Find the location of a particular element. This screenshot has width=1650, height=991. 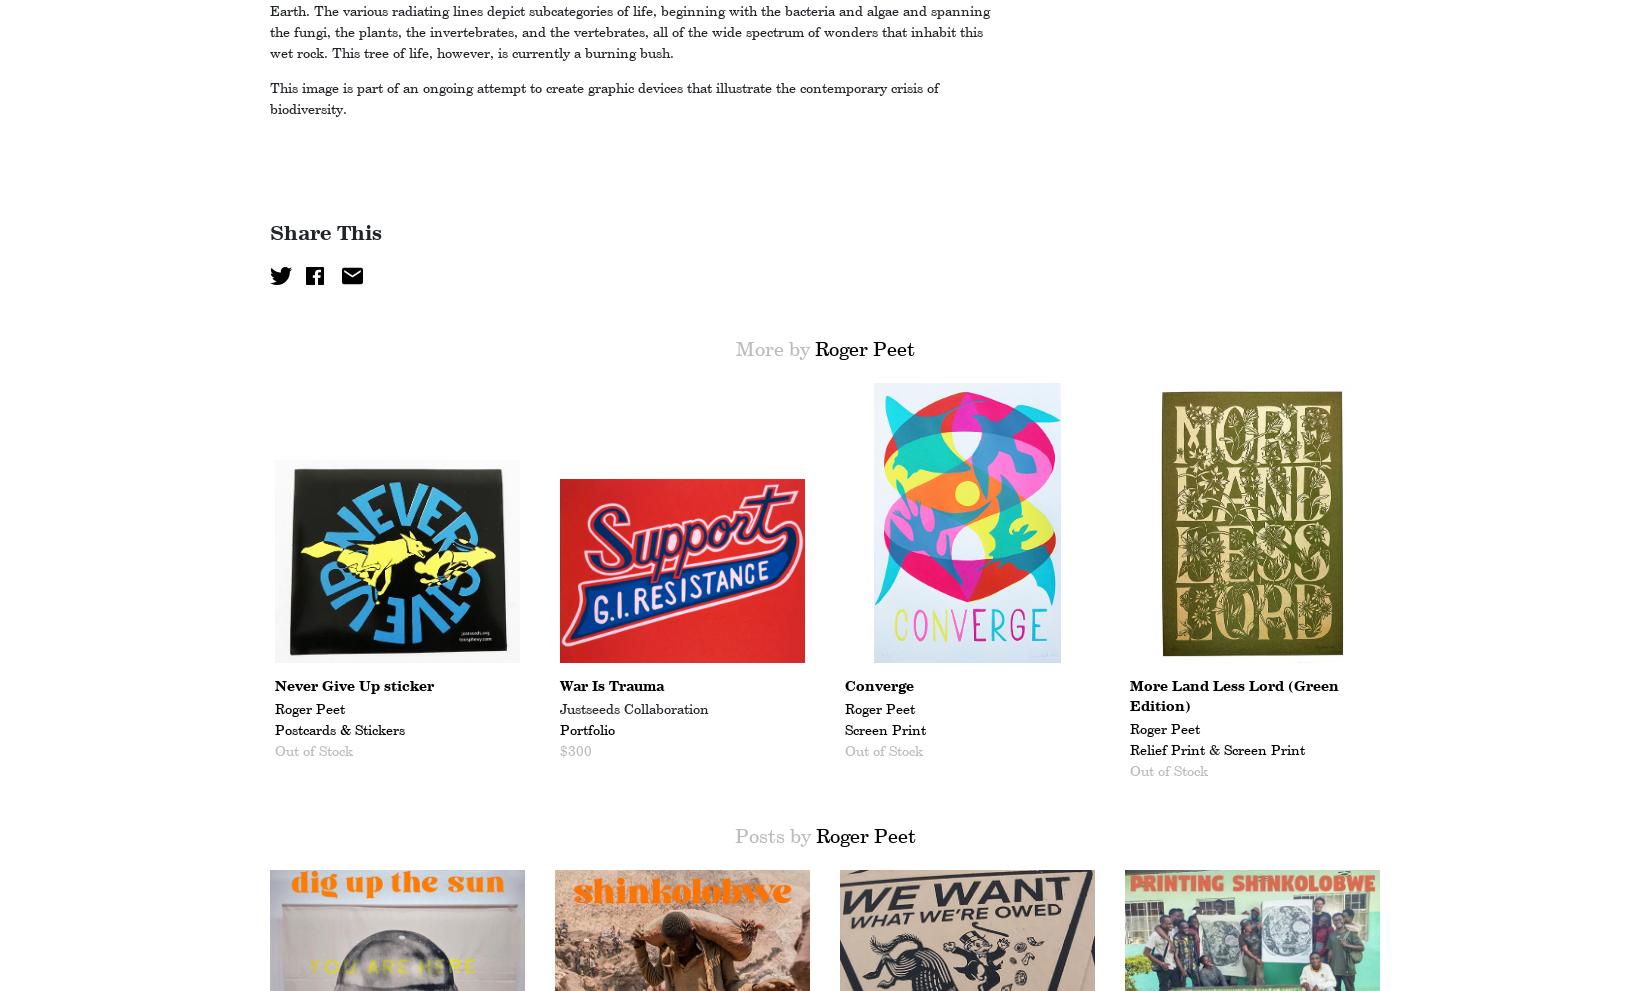

'&' is located at coordinates (1214, 749).